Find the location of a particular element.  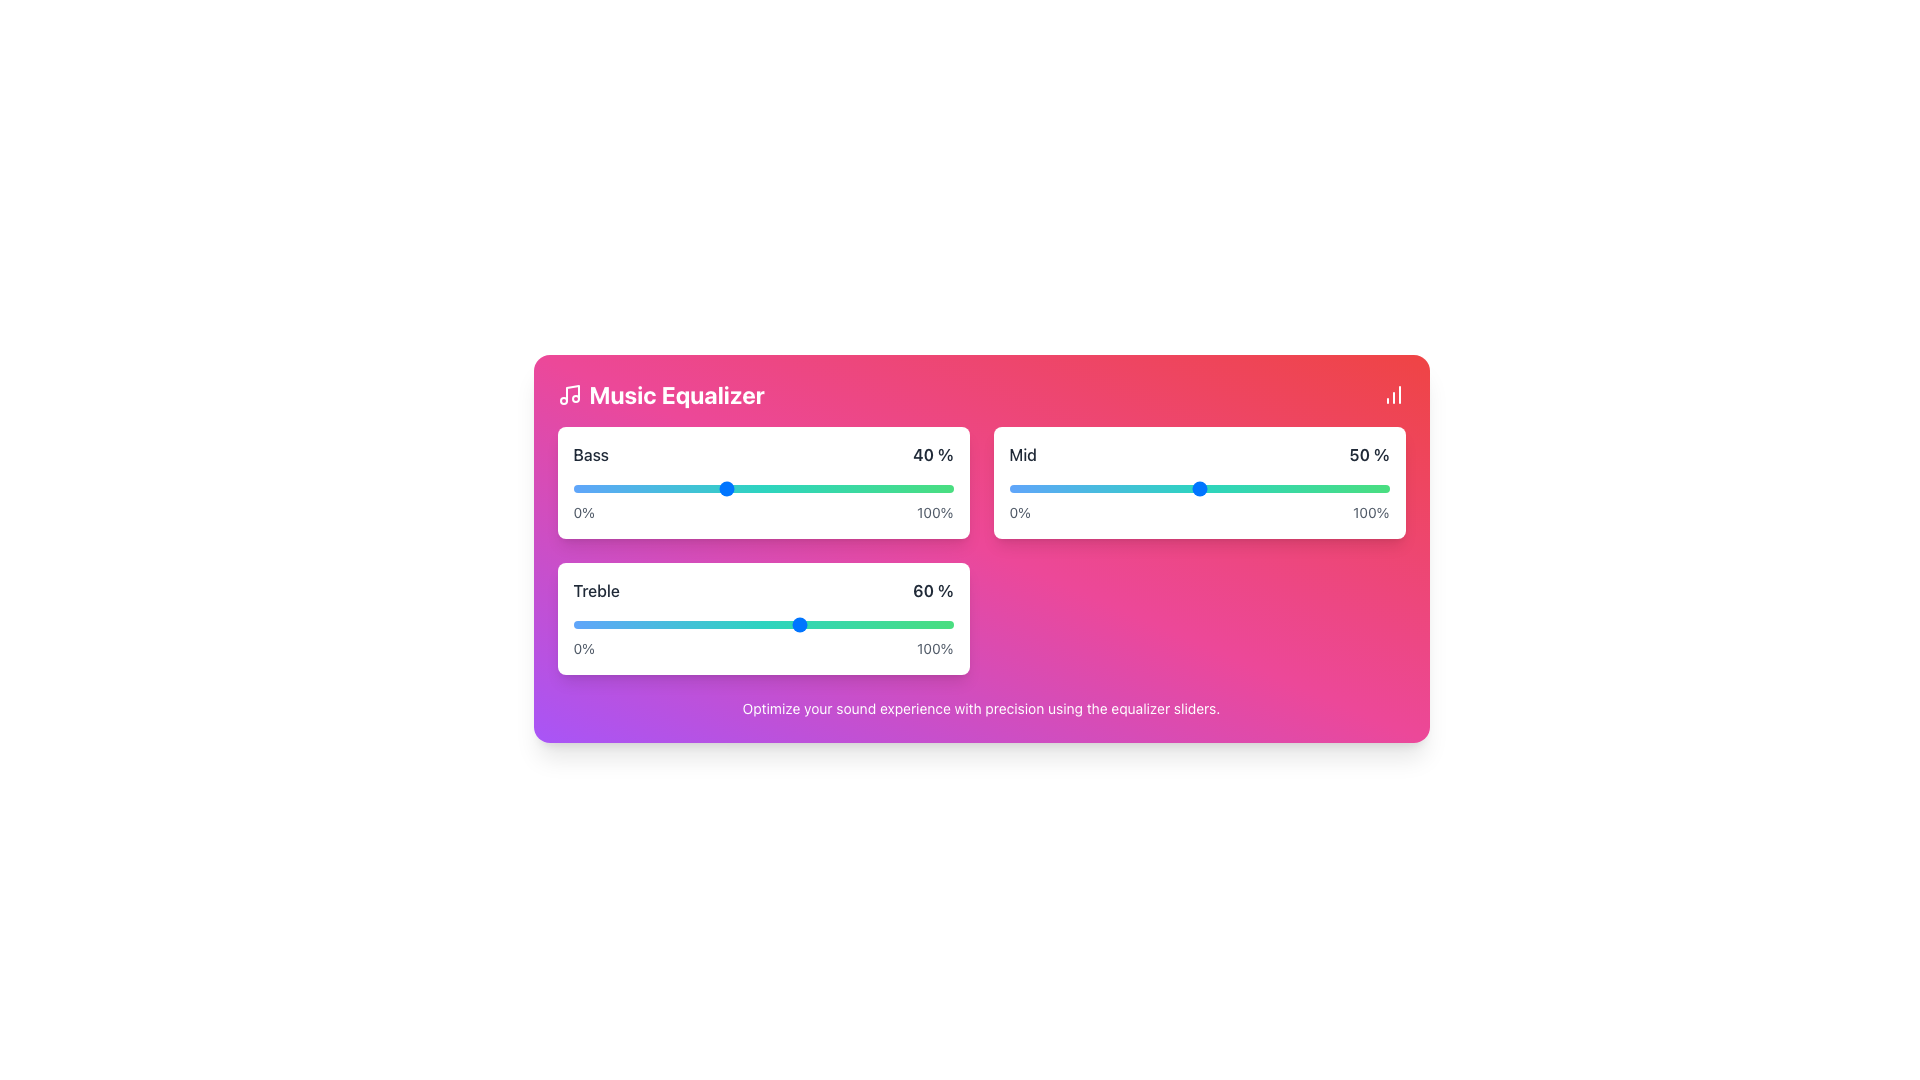

the slider thumb of the Mid parameter control located in the right card is located at coordinates (1199, 489).